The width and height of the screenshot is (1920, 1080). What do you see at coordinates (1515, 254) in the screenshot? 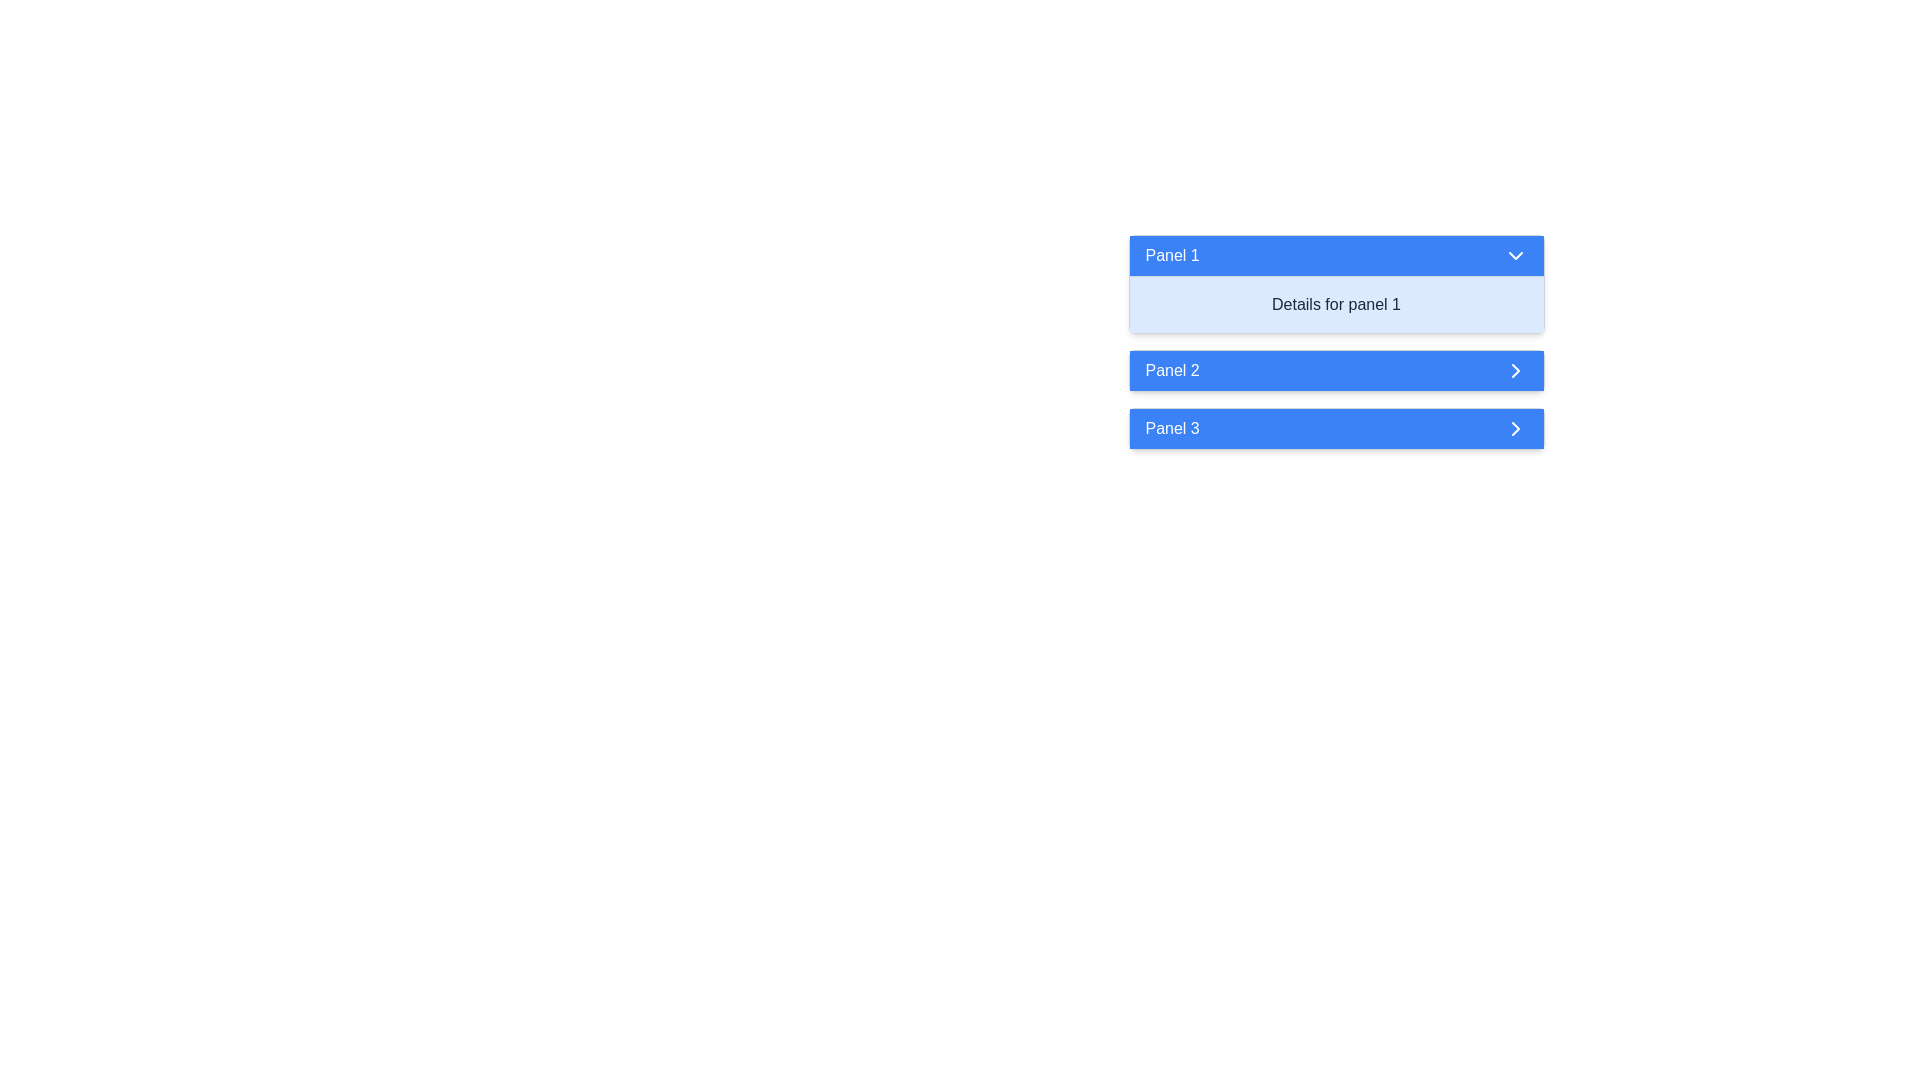
I see `the down arrow icon located at the right edge of the blue header labeled 'Panel 1'` at bounding box center [1515, 254].